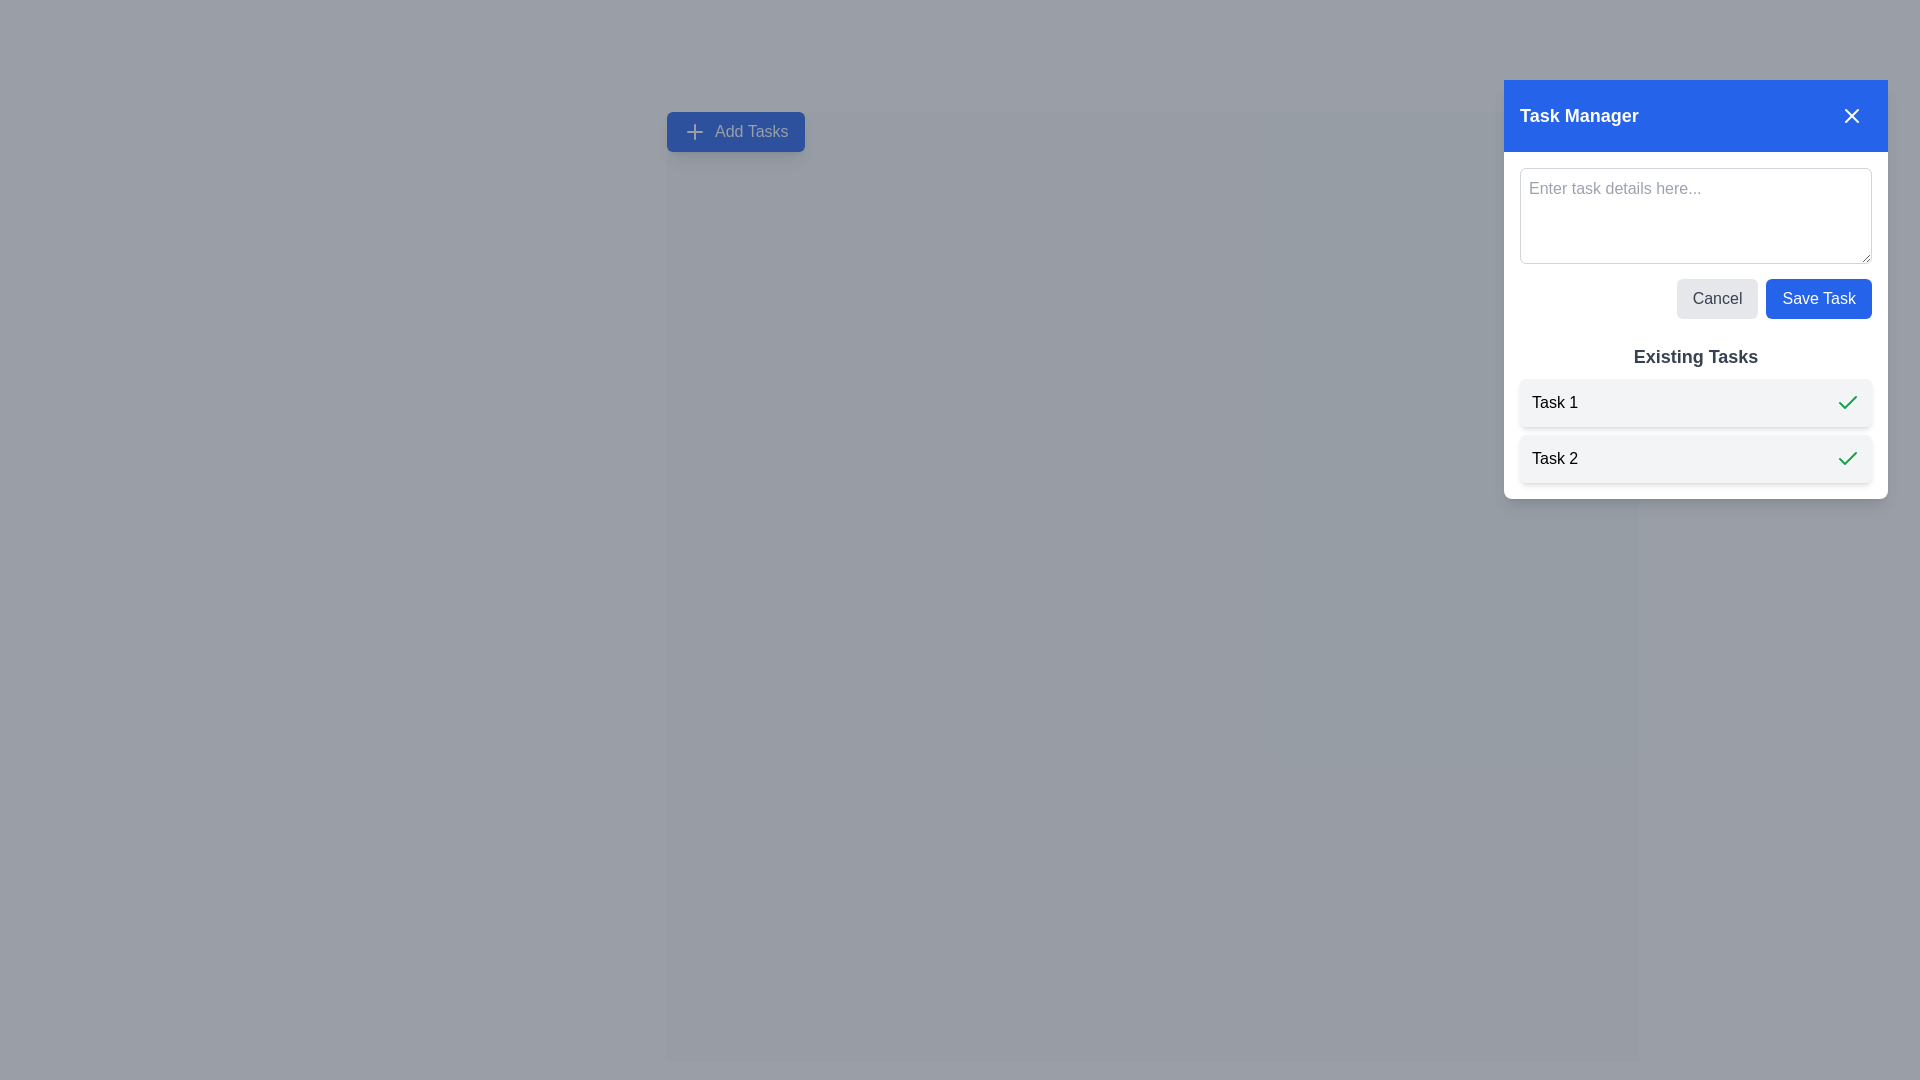  Describe the element at coordinates (1694, 402) in the screenshot. I see `the 'Task 1' card in the 'Existing Tasks' section of the 'Task Manager' modal` at that location.